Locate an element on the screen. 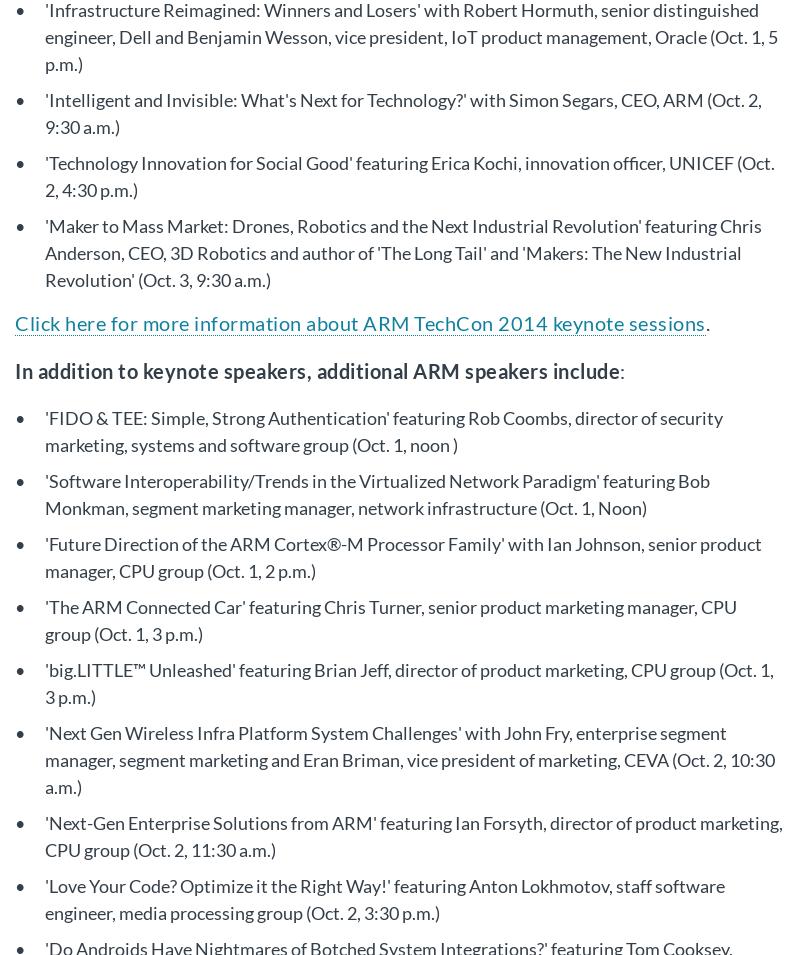  ''Intelligent and Invisible: What's Next for Technology?' with Simon Segars, CEO, ARM (Oct. 2, 9:30 a.m.)' is located at coordinates (403, 112).